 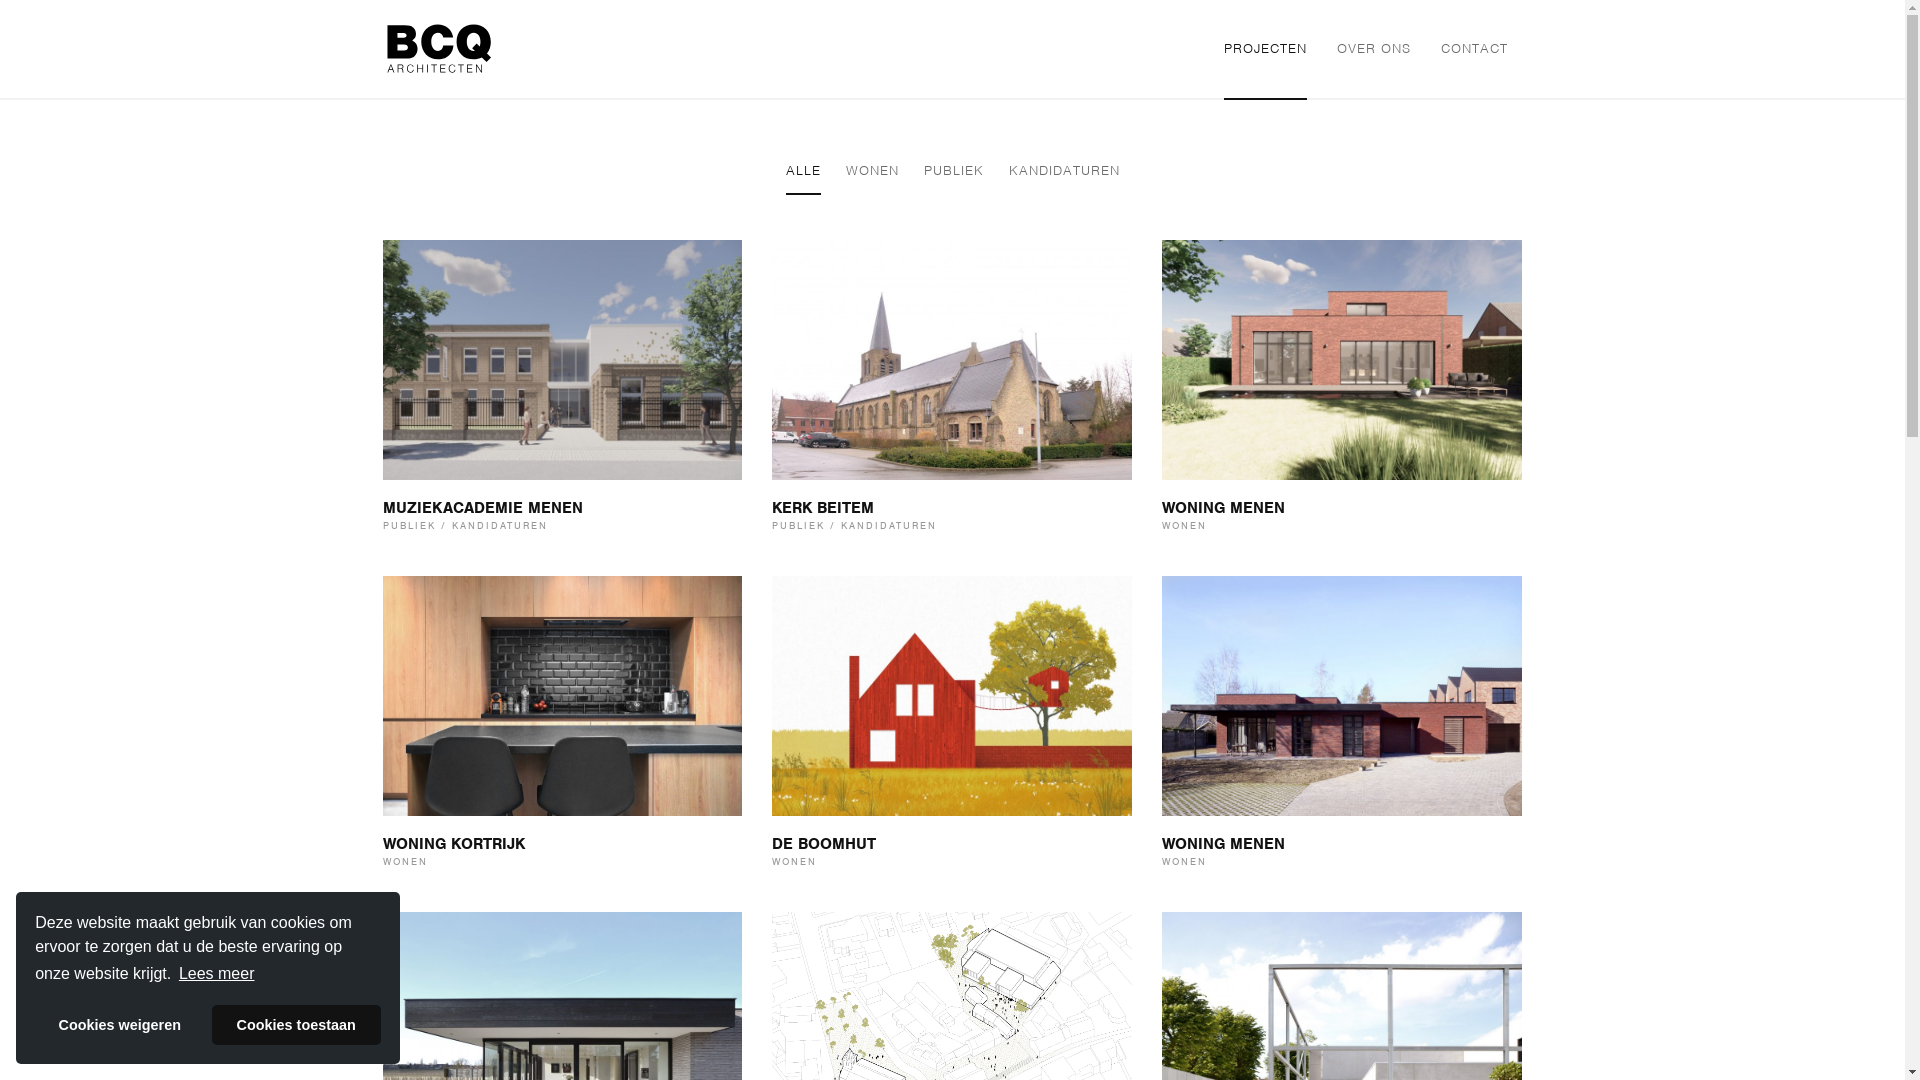 What do you see at coordinates (1062, 170) in the screenshot?
I see `'KANDIDATUREN'` at bounding box center [1062, 170].